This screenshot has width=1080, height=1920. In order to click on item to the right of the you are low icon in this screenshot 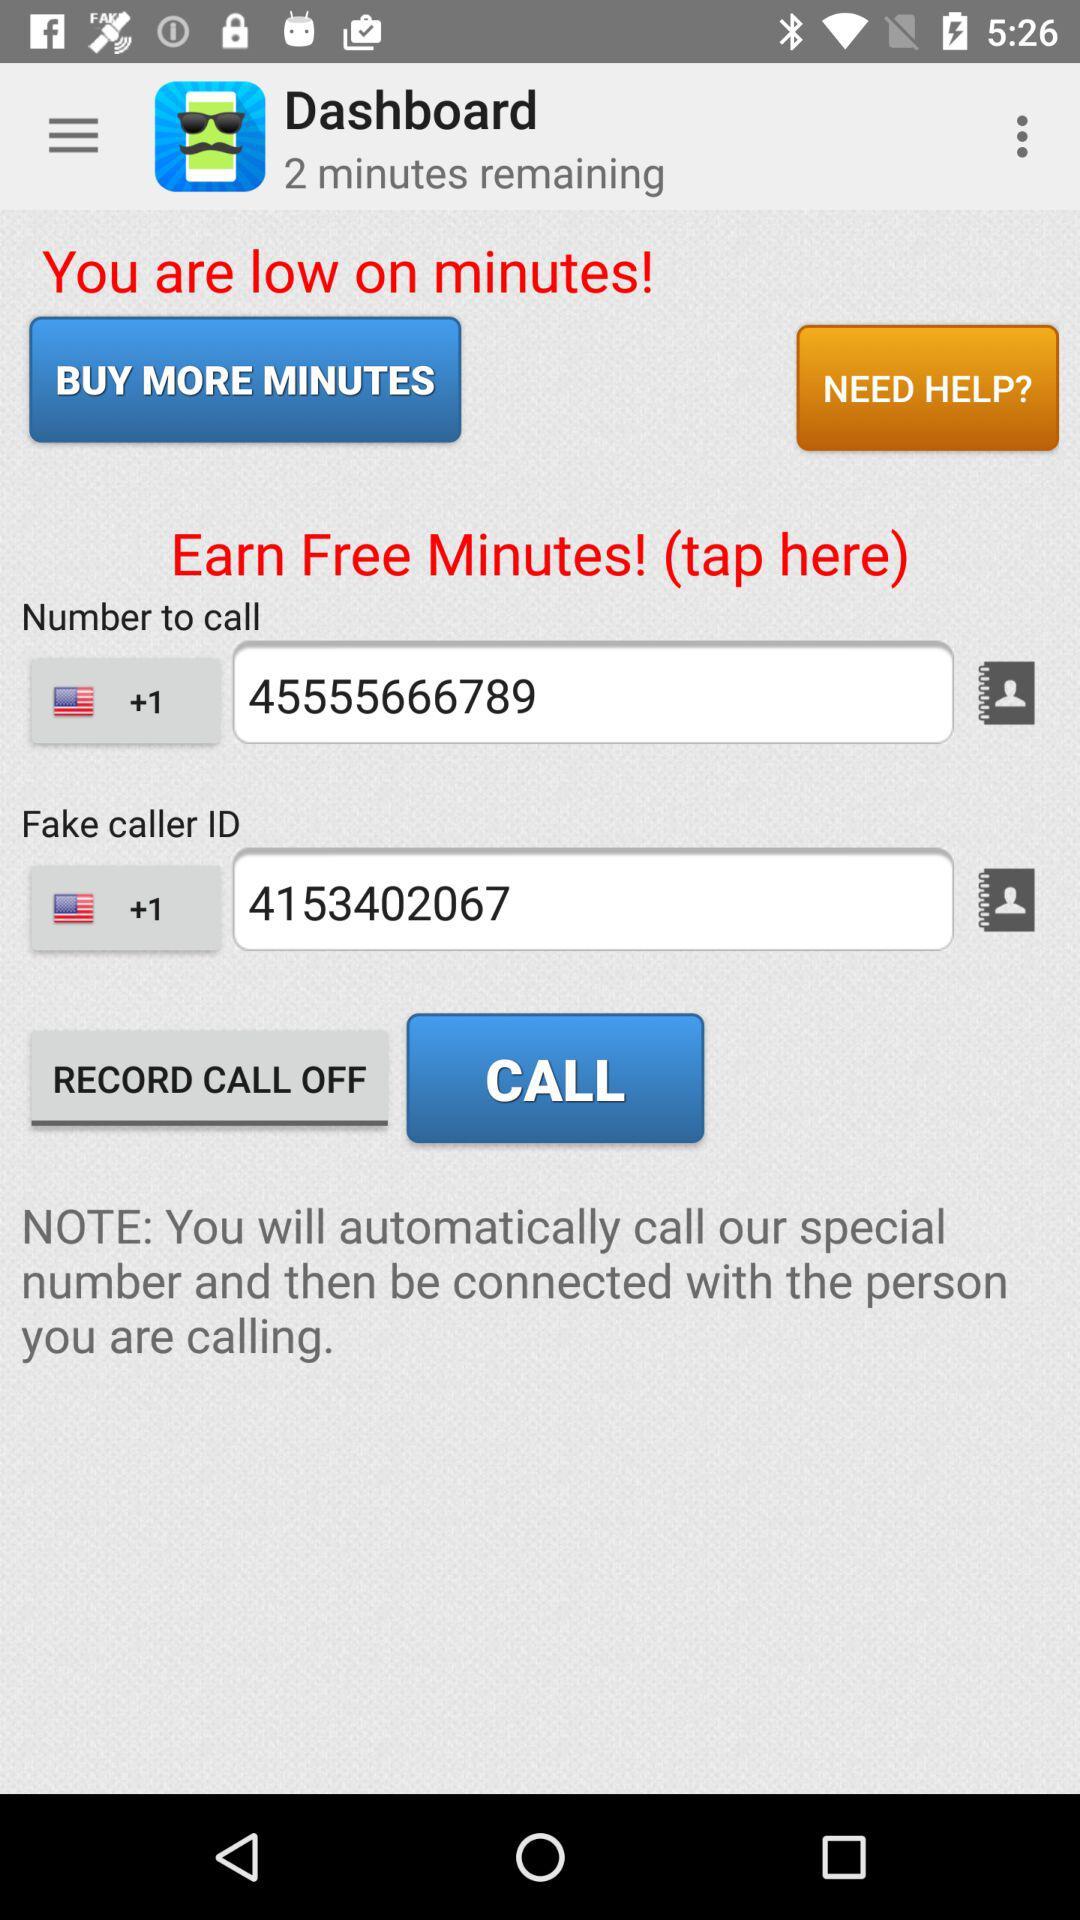, I will do `click(927, 387)`.